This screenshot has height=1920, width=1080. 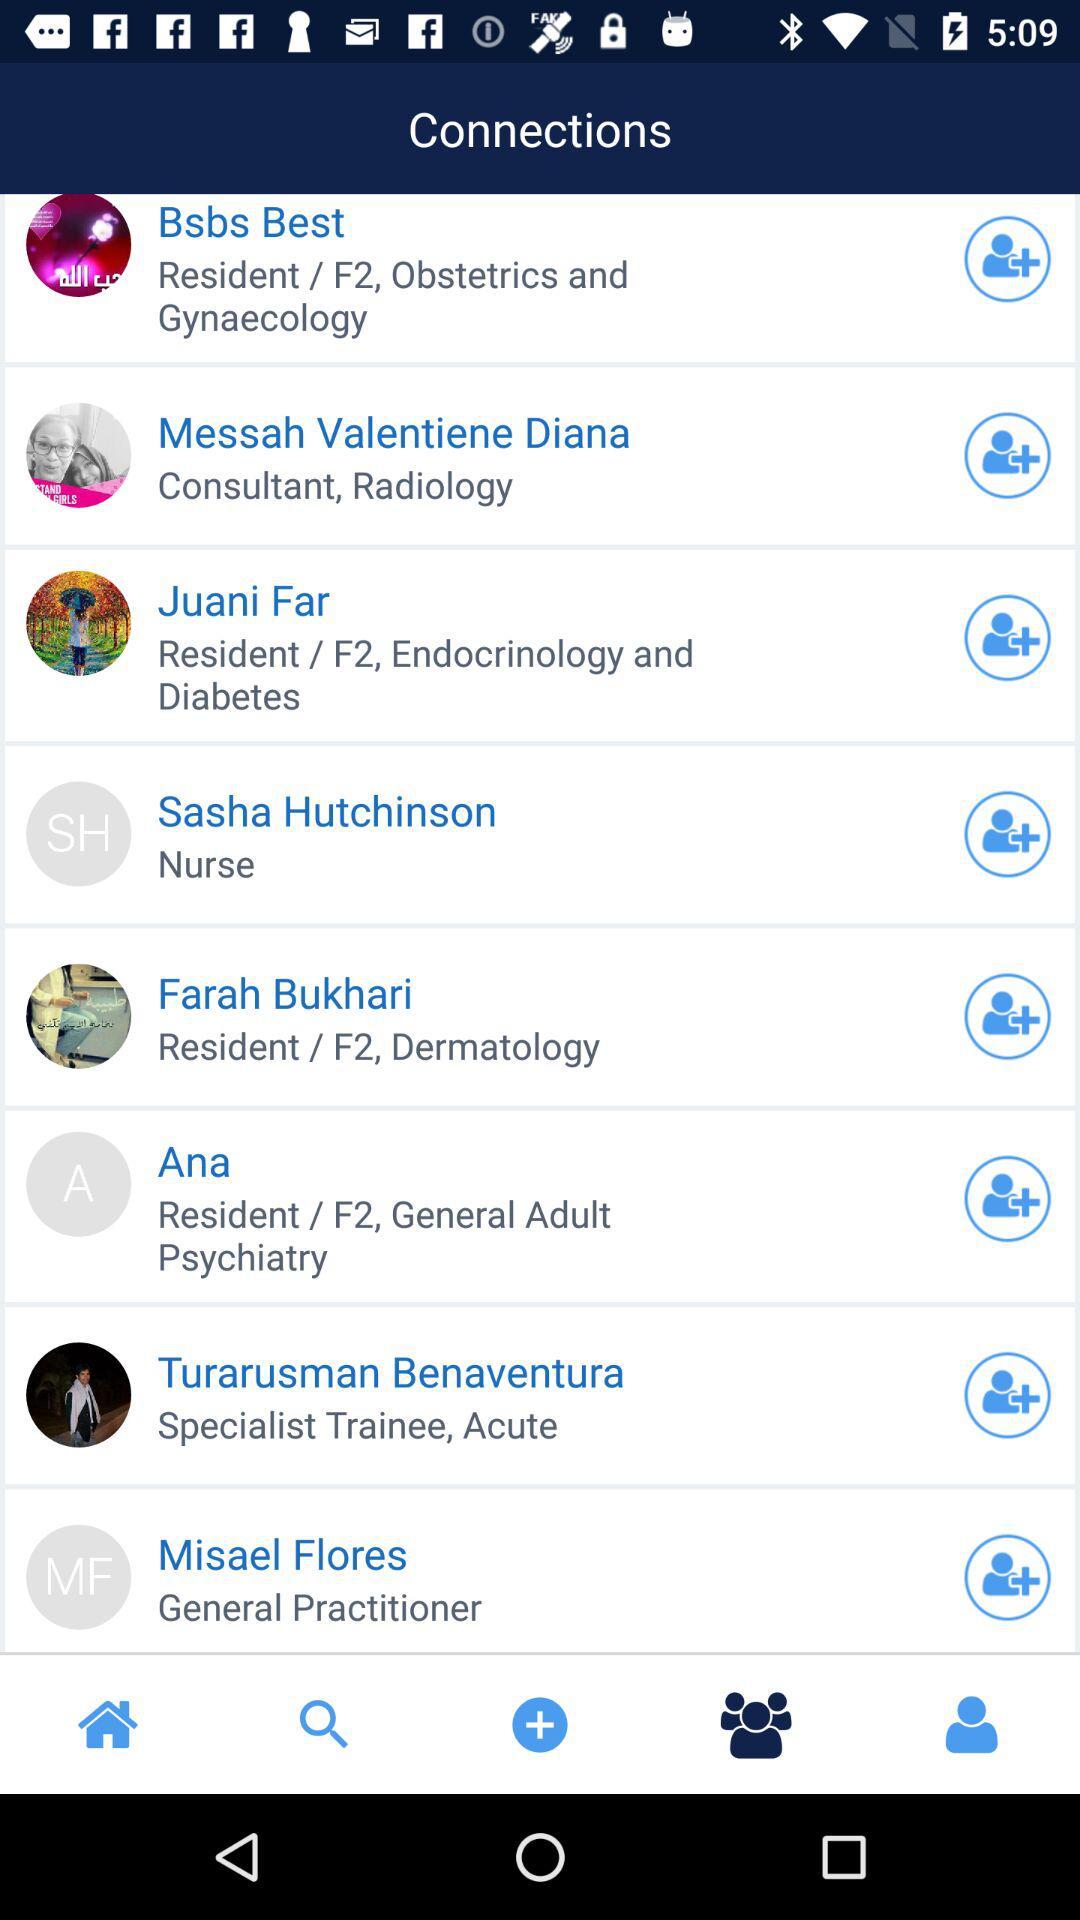 I want to click on the item below the general practitioner app, so click(x=108, y=1723).